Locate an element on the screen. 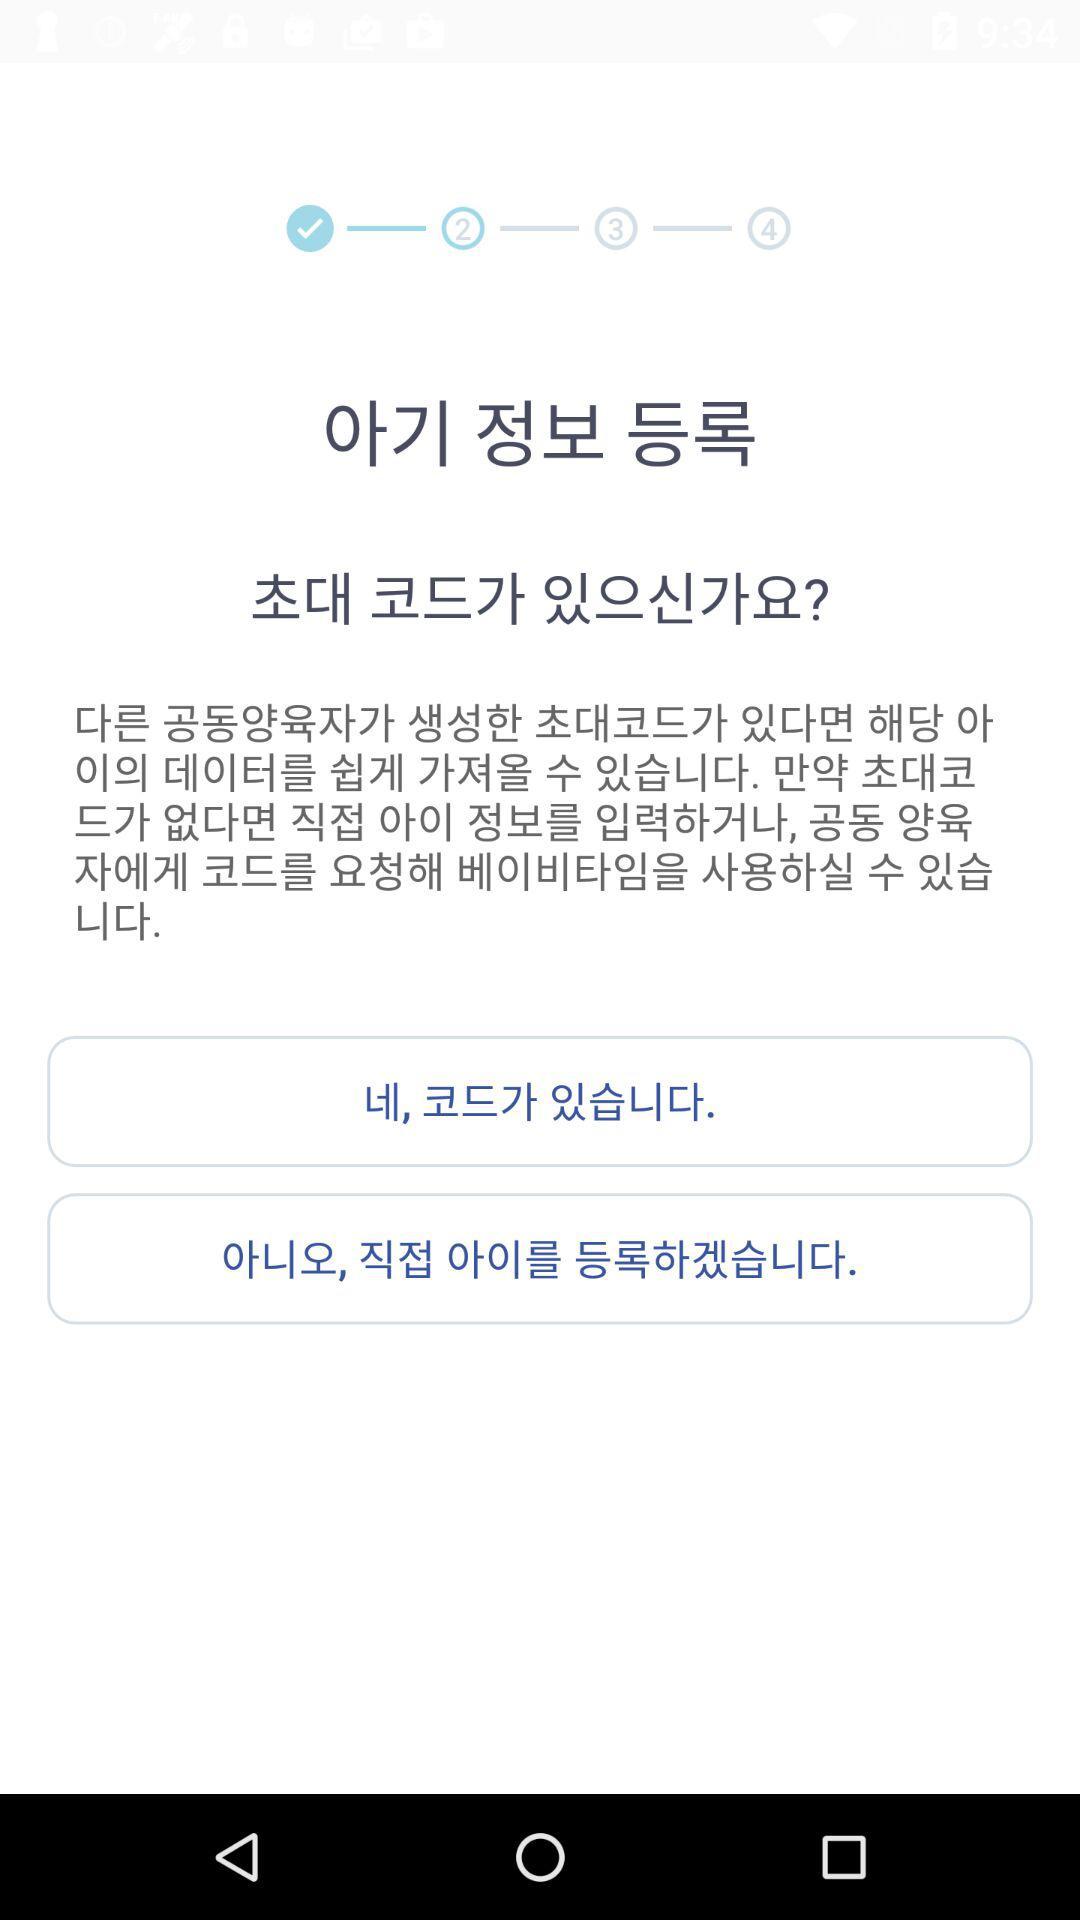 The image size is (1080, 1920). 4 item is located at coordinates (768, 228).